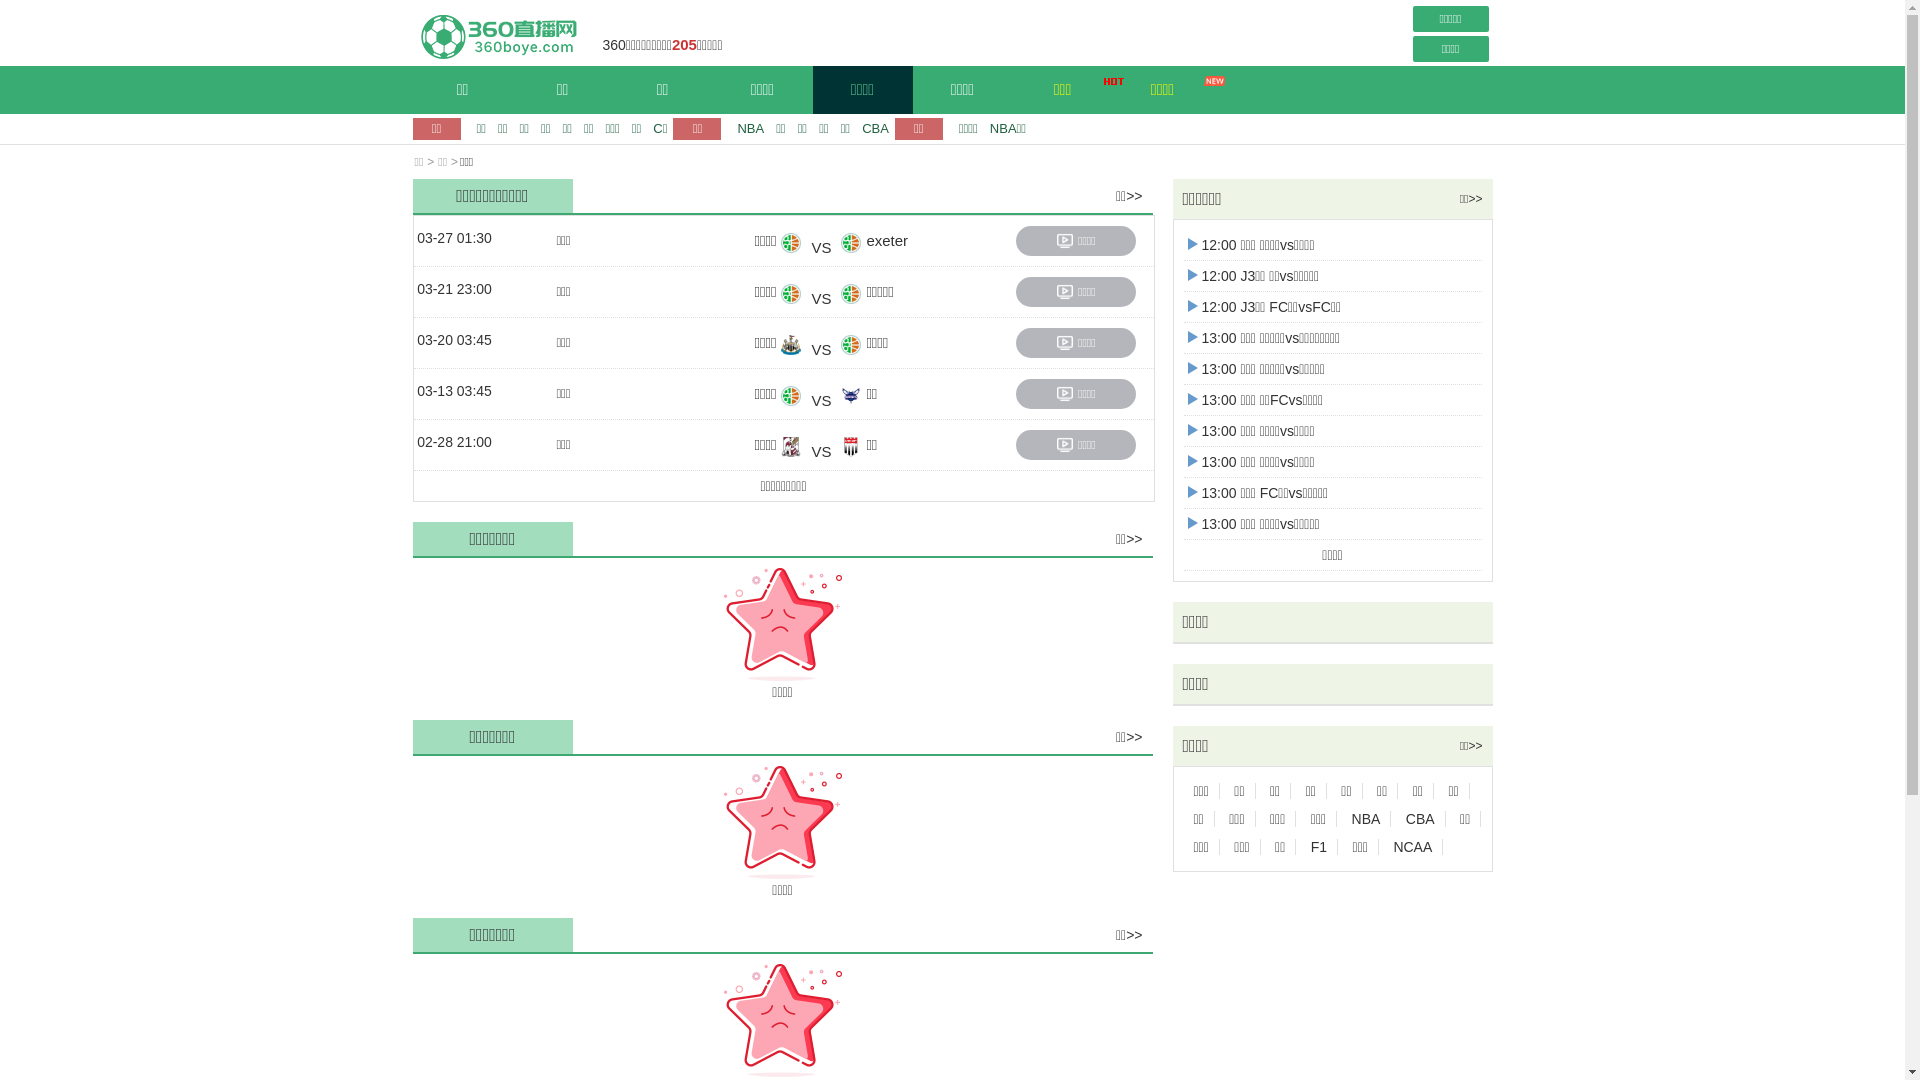 The width and height of the screenshot is (1920, 1080). I want to click on 'exeter', so click(915, 246).